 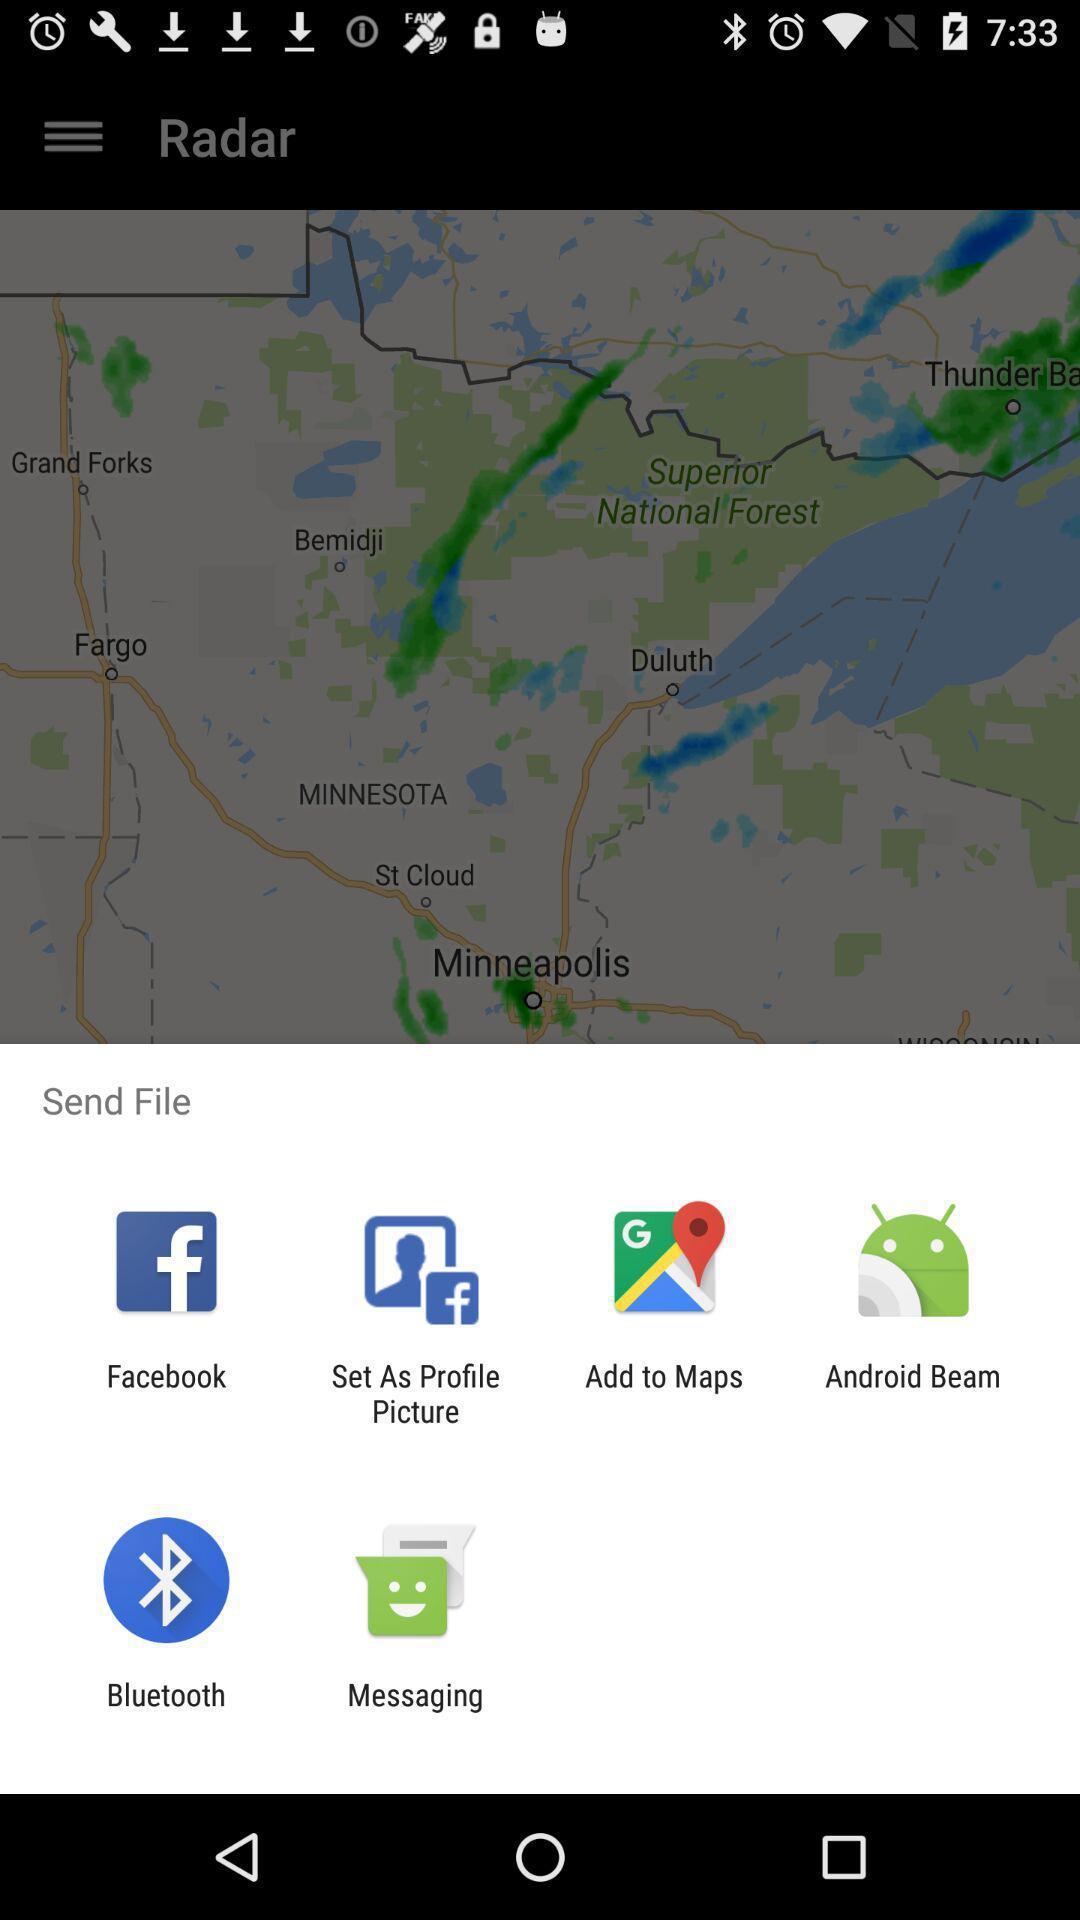 I want to click on item at the bottom right corner, so click(x=913, y=1392).